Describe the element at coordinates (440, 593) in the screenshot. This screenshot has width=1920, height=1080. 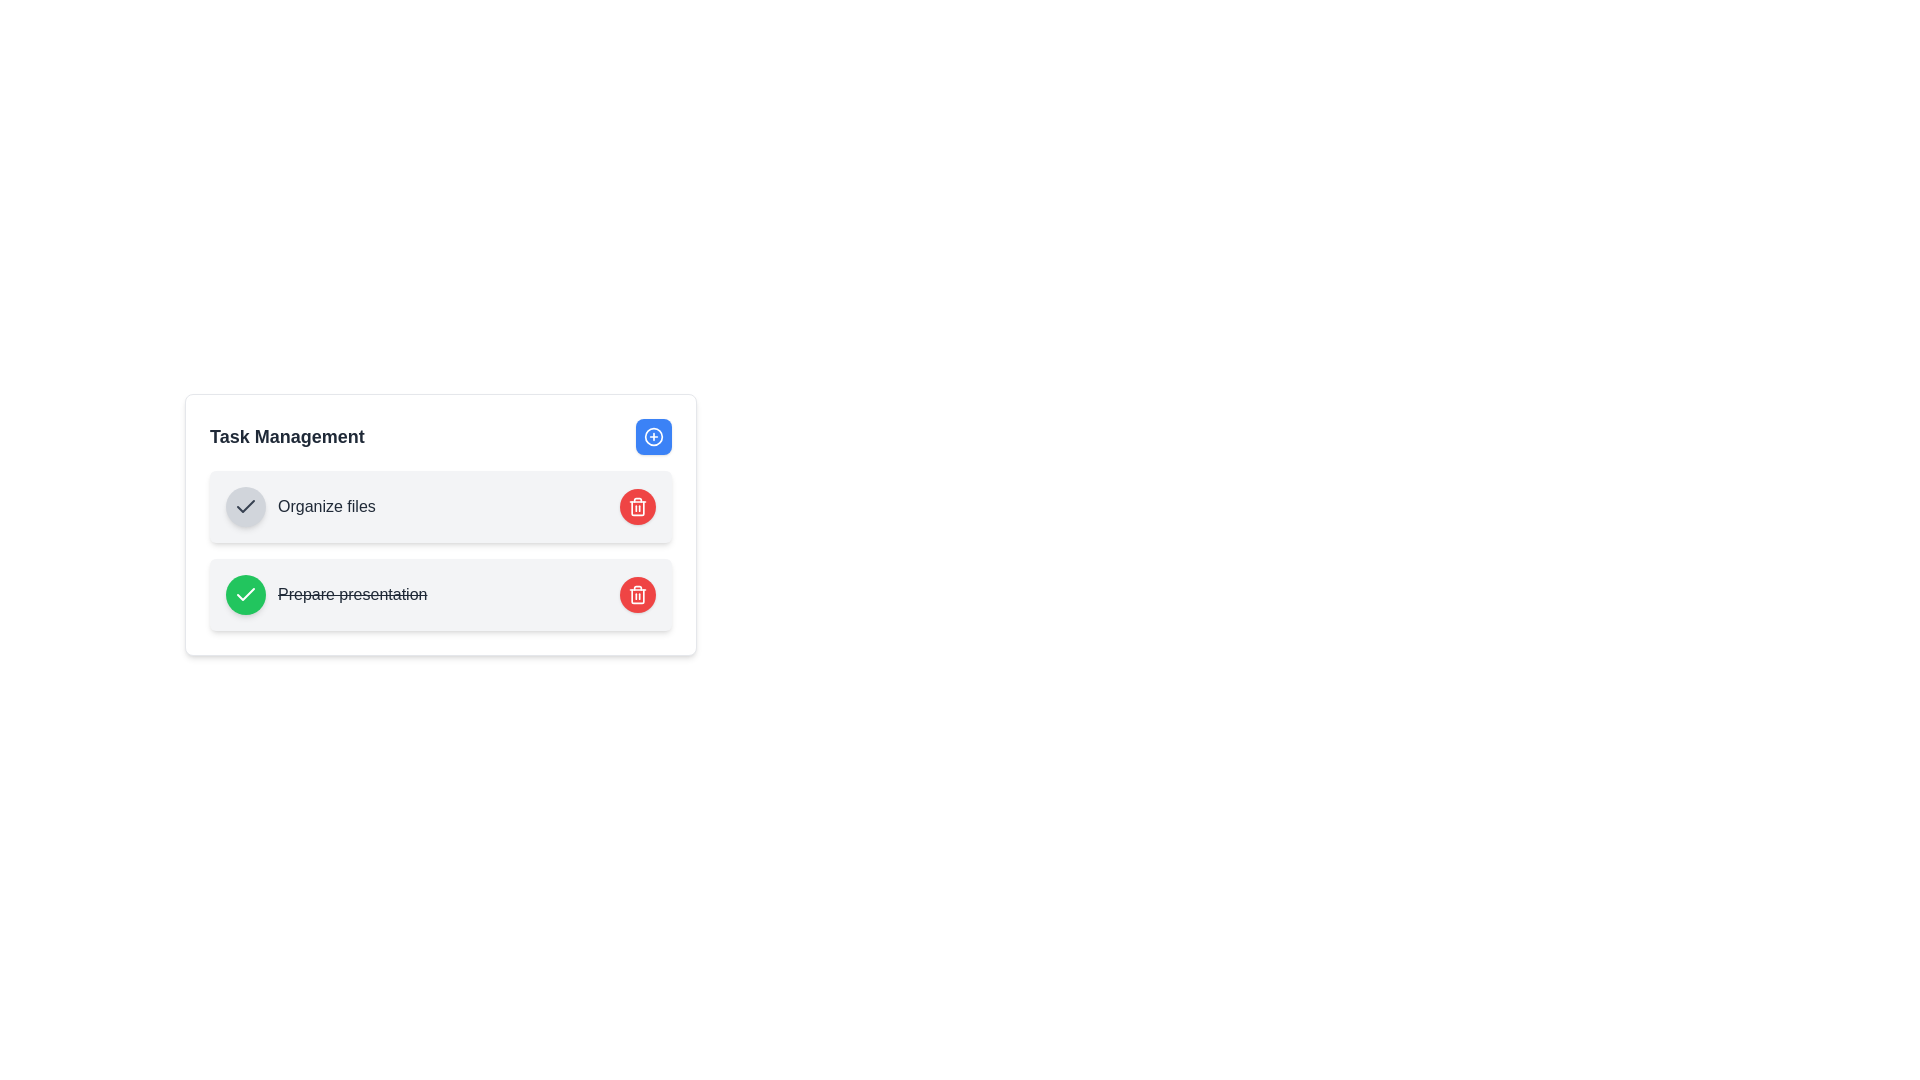
I see `the green checkmark button on the second interactive task list item labeled 'Prepare presentation' in the Task Management section to uncheck the task` at that location.